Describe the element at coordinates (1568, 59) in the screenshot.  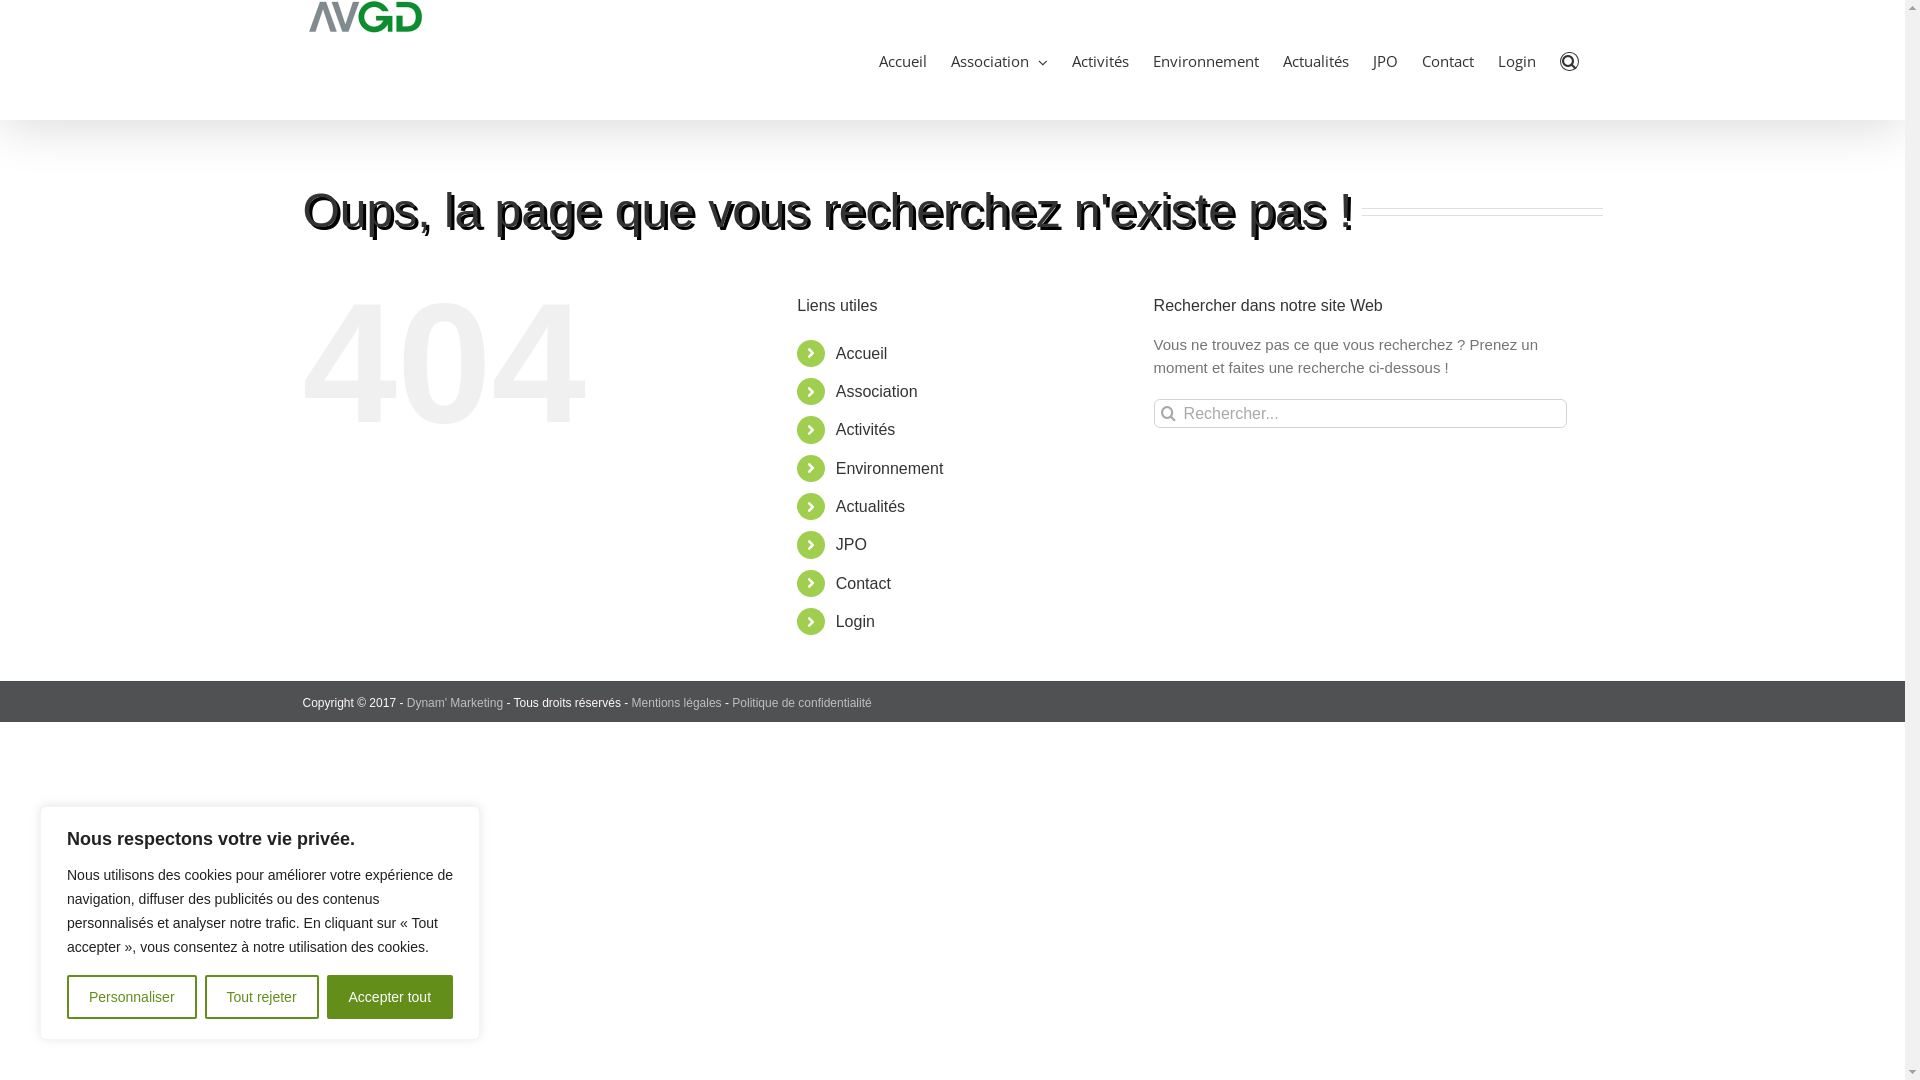
I see `'Recherche'` at that location.